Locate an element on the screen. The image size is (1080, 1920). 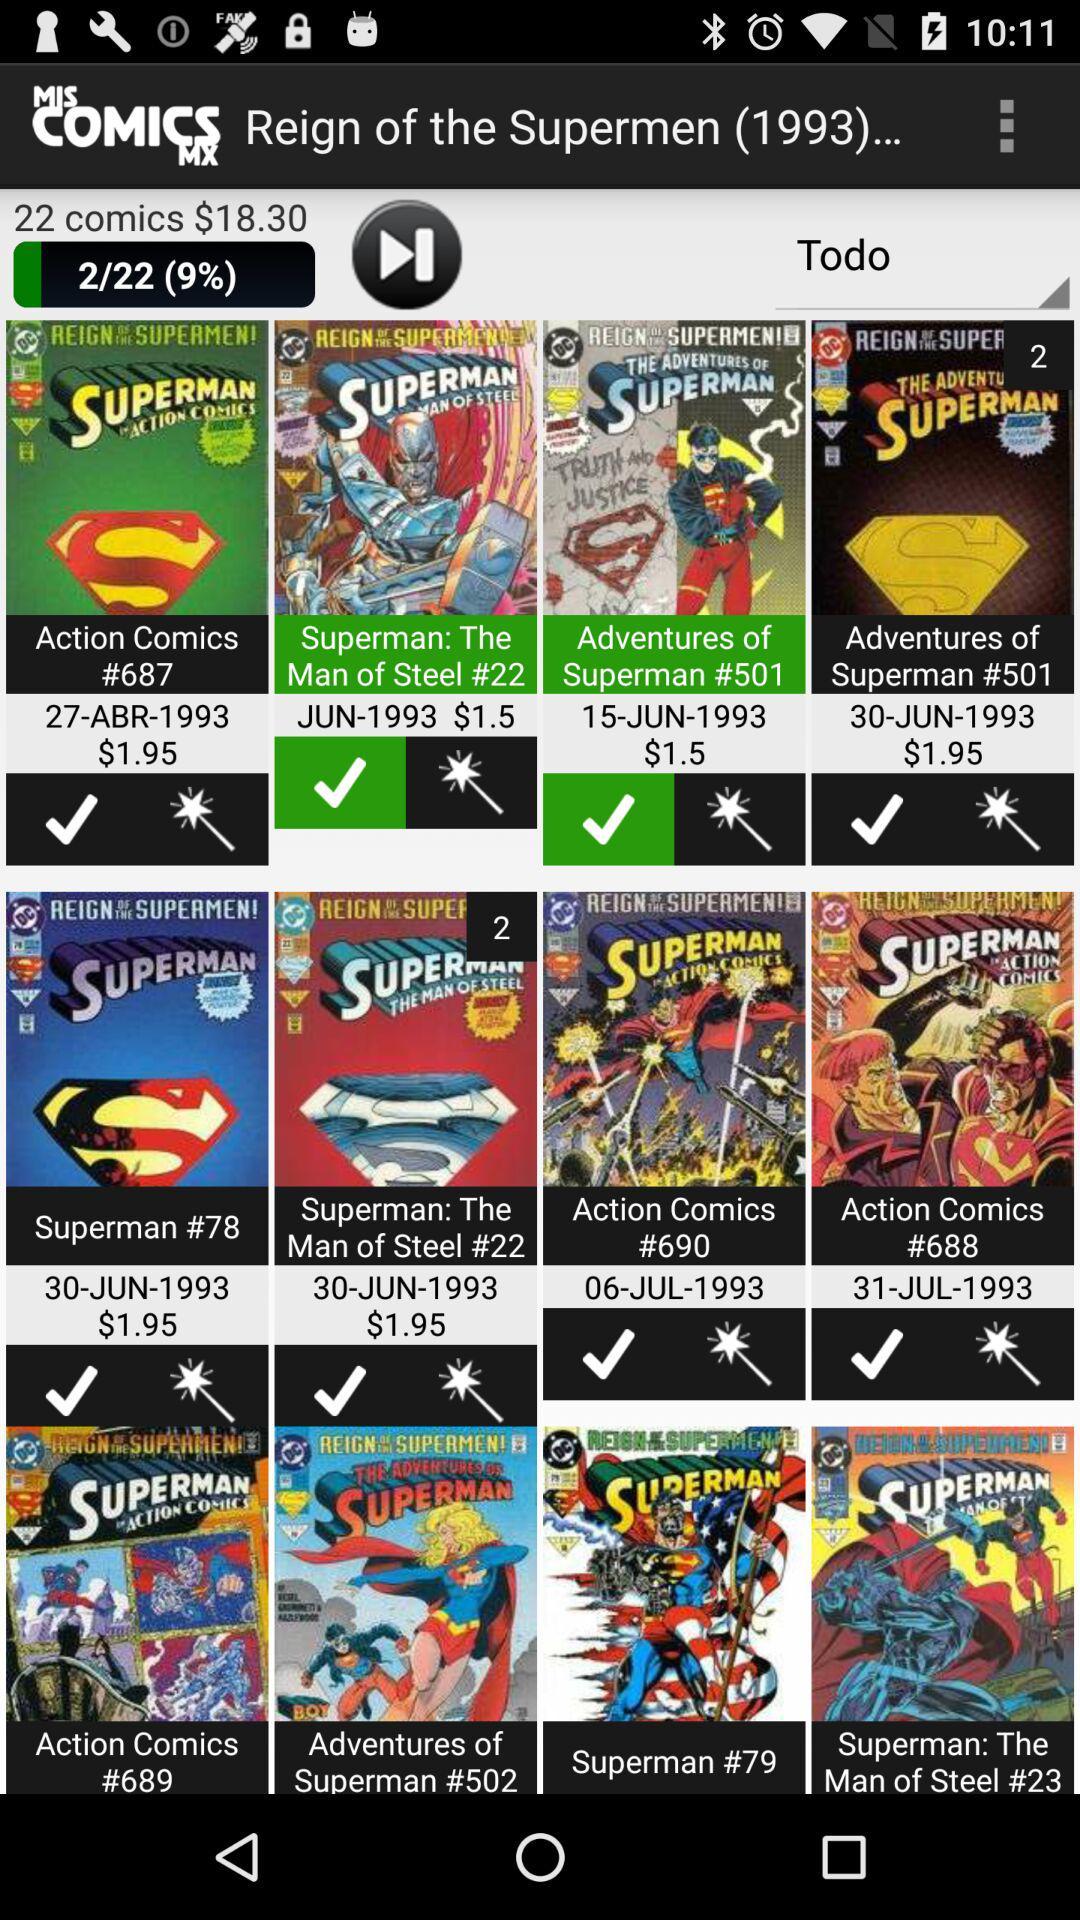
open selection is located at coordinates (136, 1090).